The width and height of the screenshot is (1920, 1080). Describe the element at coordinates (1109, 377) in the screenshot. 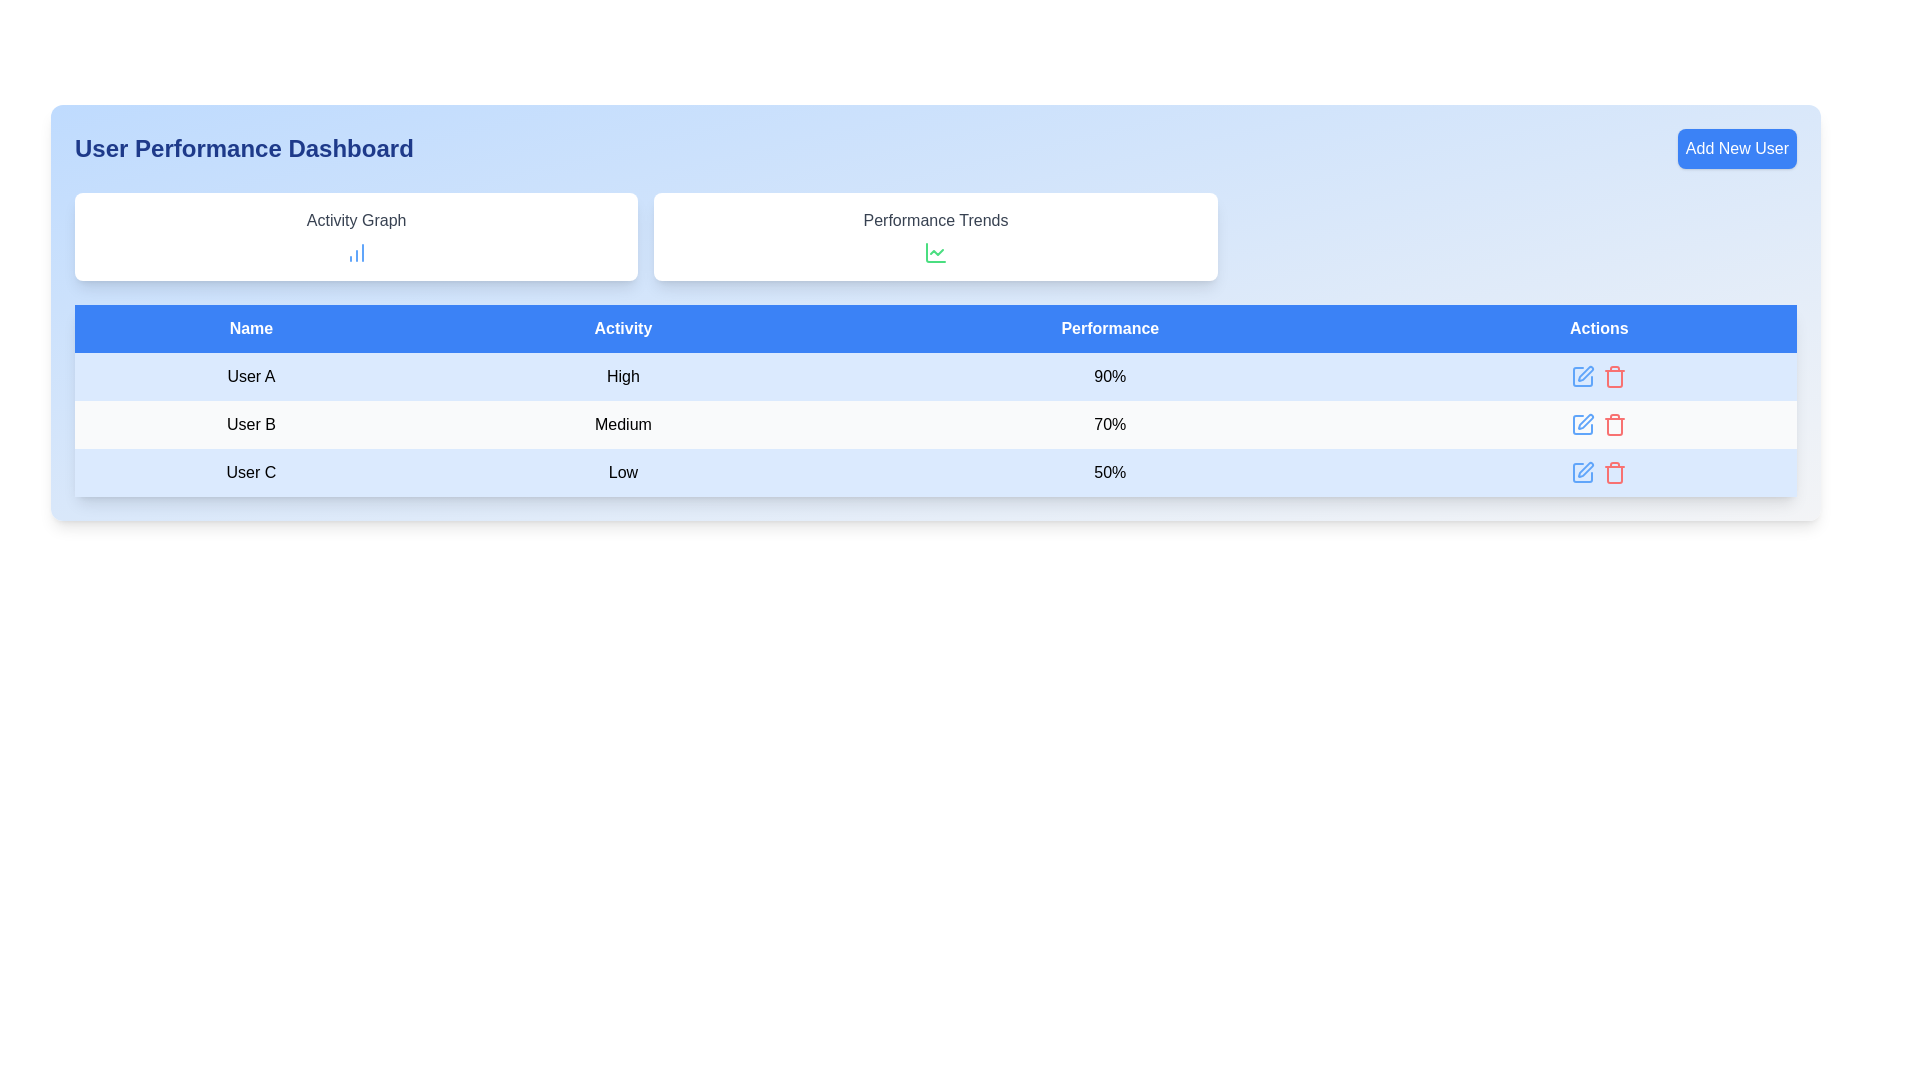

I see `the text label displaying '90%' in bold within the light blue rectangular cell under the 'Performance' column of the table` at that location.